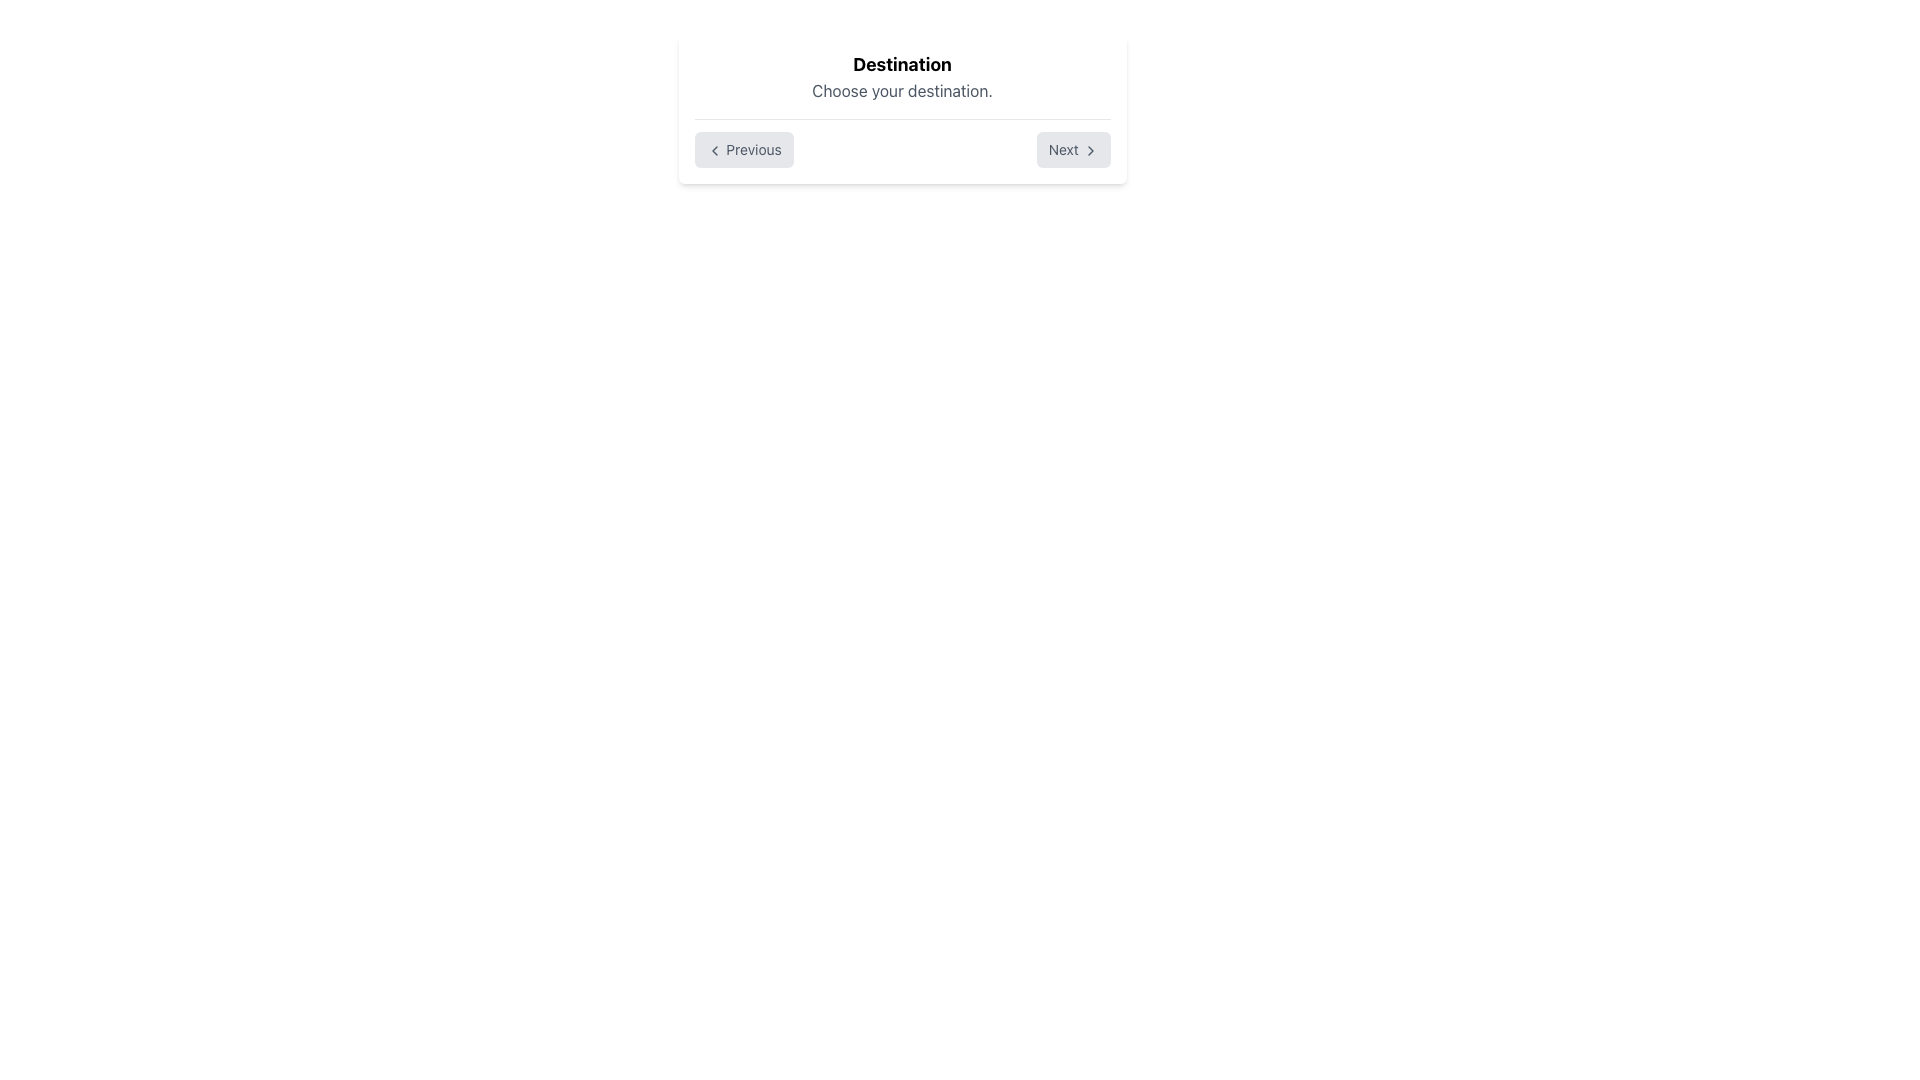 This screenshot has width=1920, height=1080. I want to click on the backward navigation button located at the top-center of the layout, so click(743, 149).